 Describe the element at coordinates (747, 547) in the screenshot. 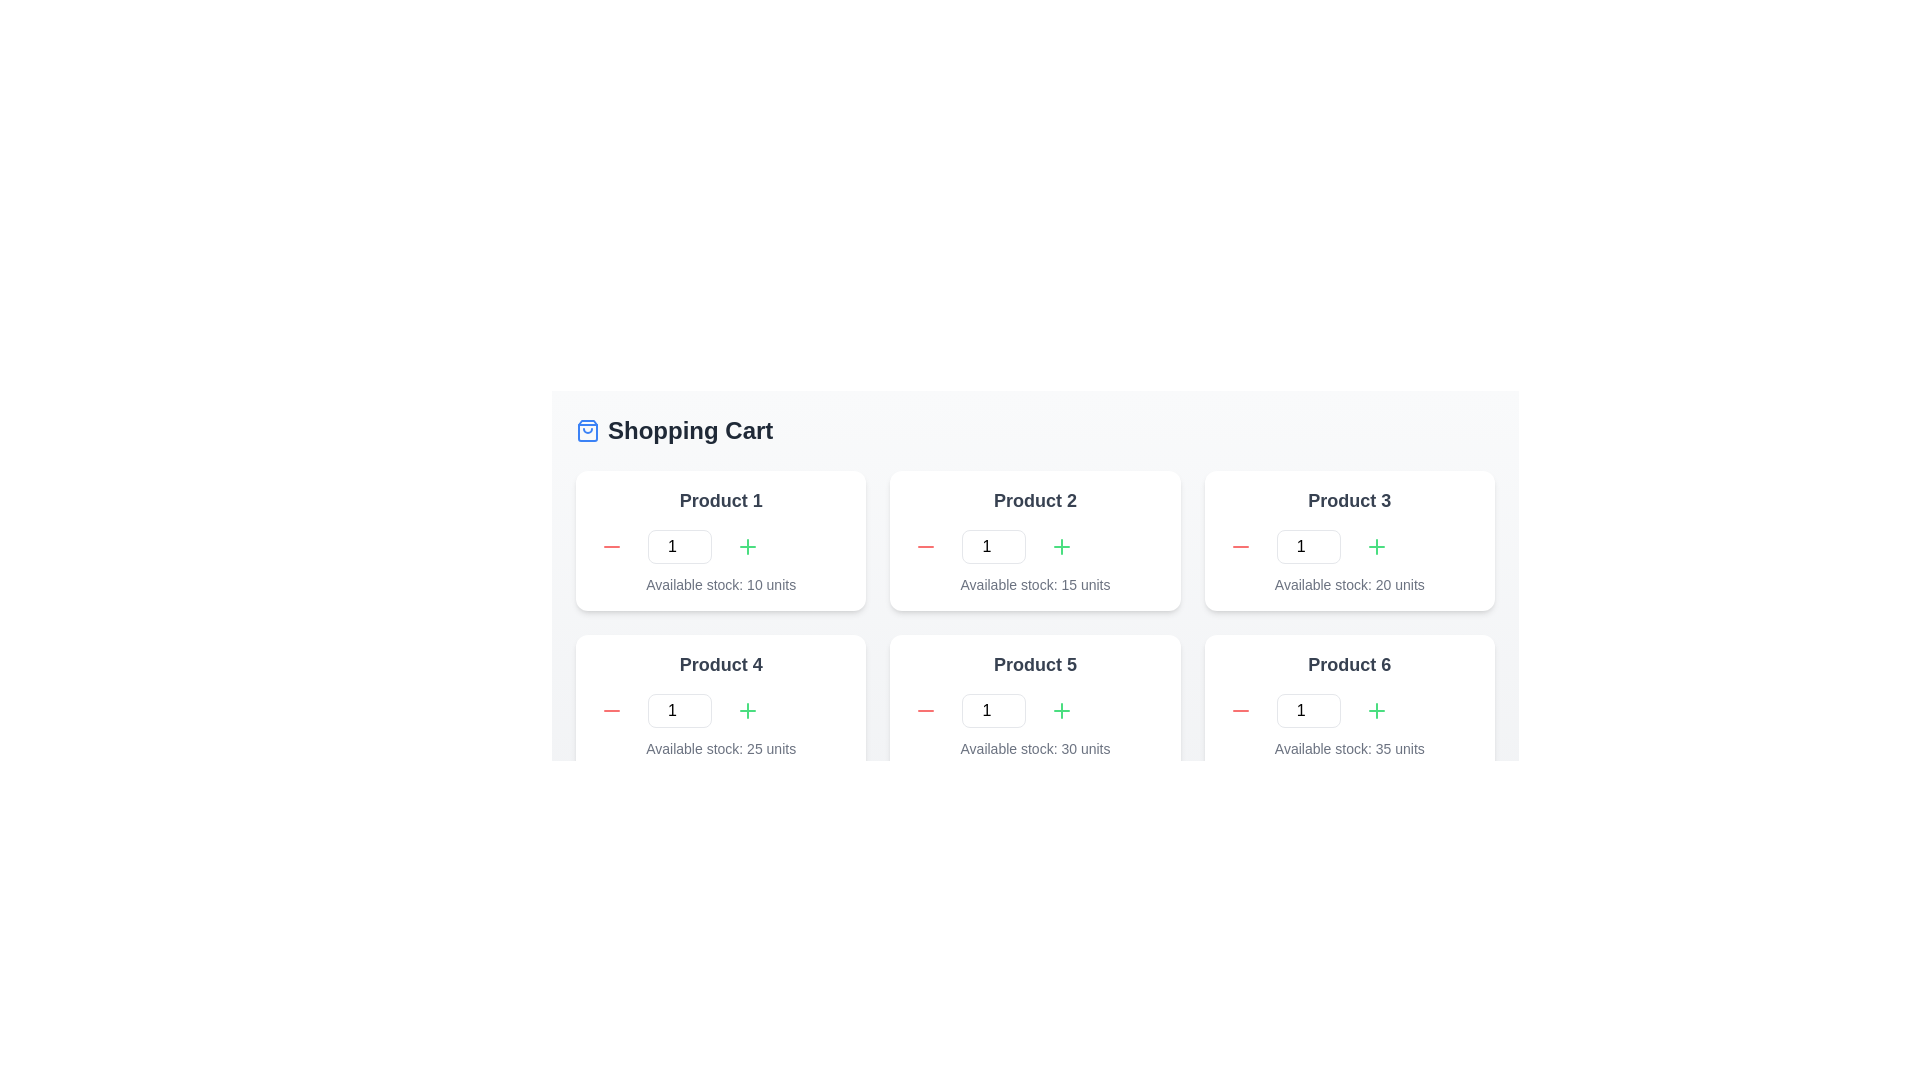

I see `the green circular '+' icon located in the top-right quadrant of the Shopping Cart grid to increase the quantity of Product 2` at that location.